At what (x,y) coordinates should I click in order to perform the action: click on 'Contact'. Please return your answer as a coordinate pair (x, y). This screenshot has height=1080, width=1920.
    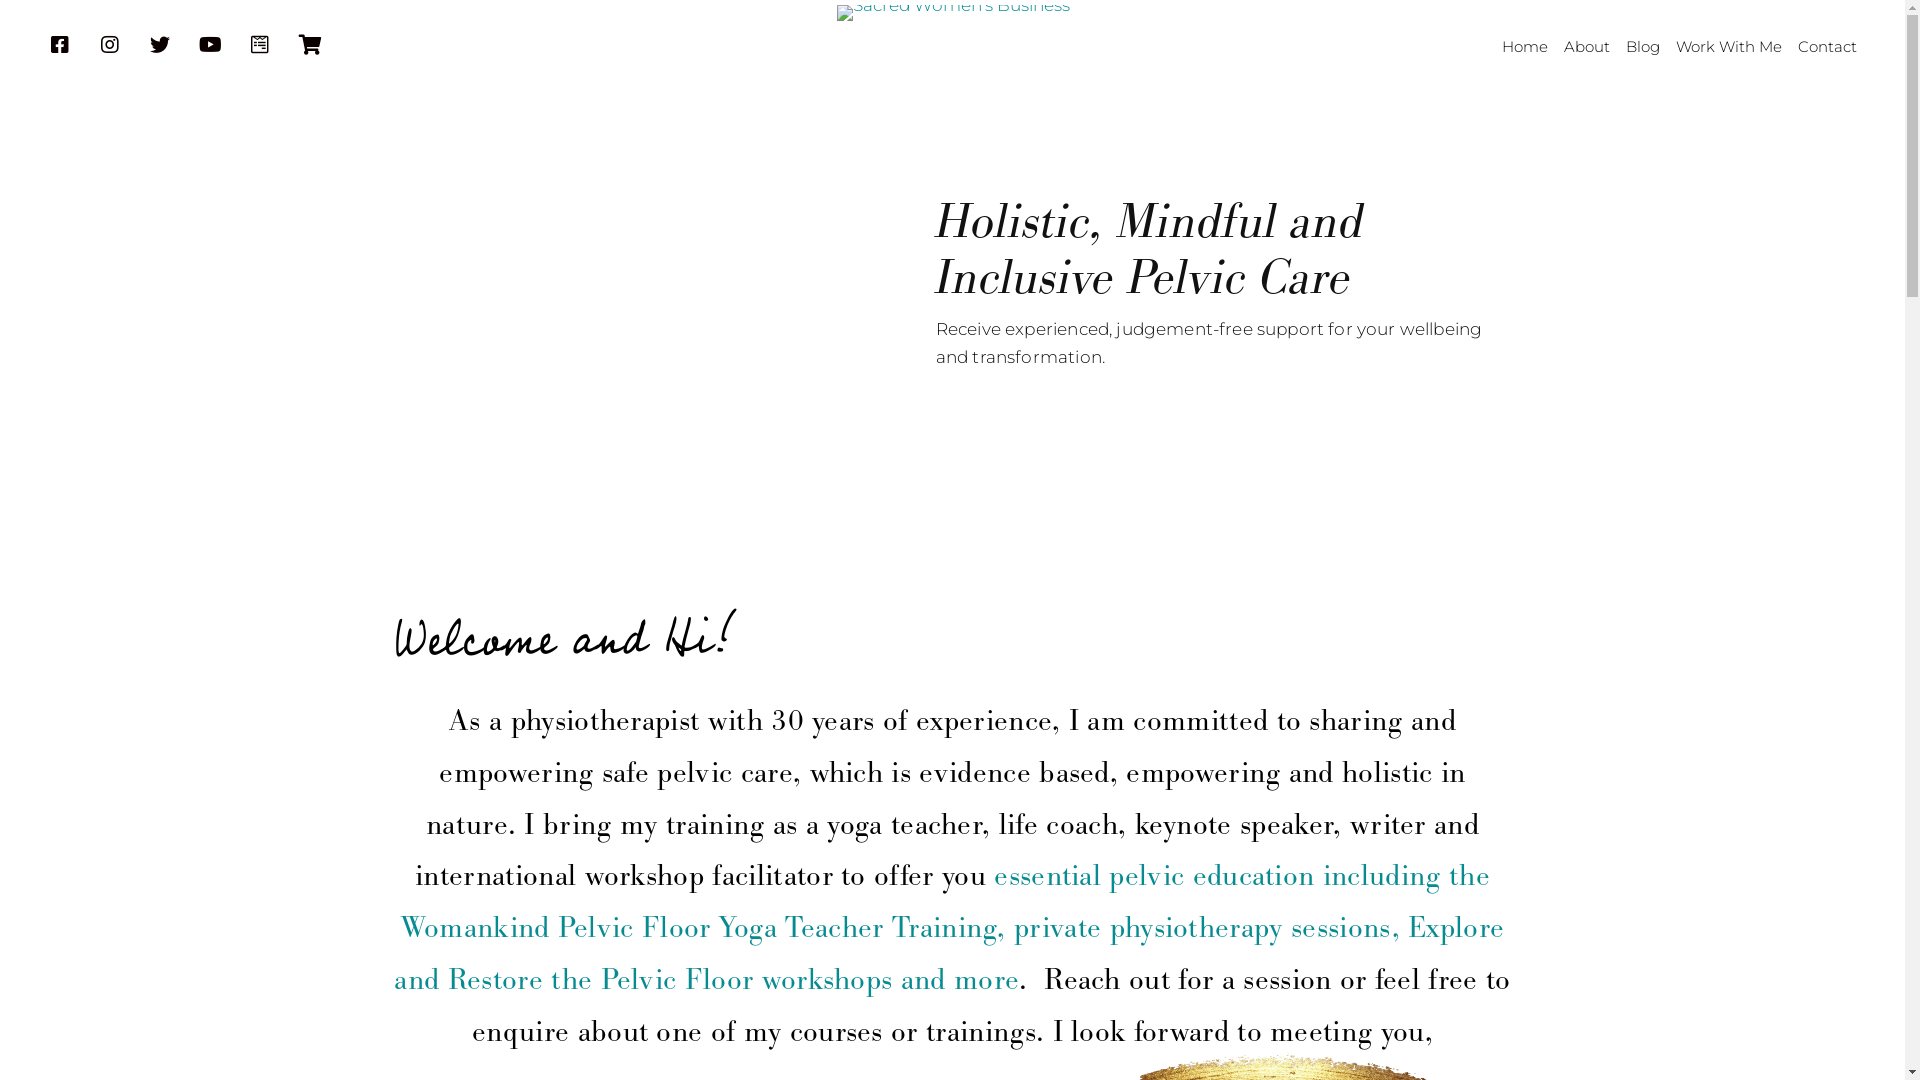
    Looking at the image, I should click on (1827, 46).